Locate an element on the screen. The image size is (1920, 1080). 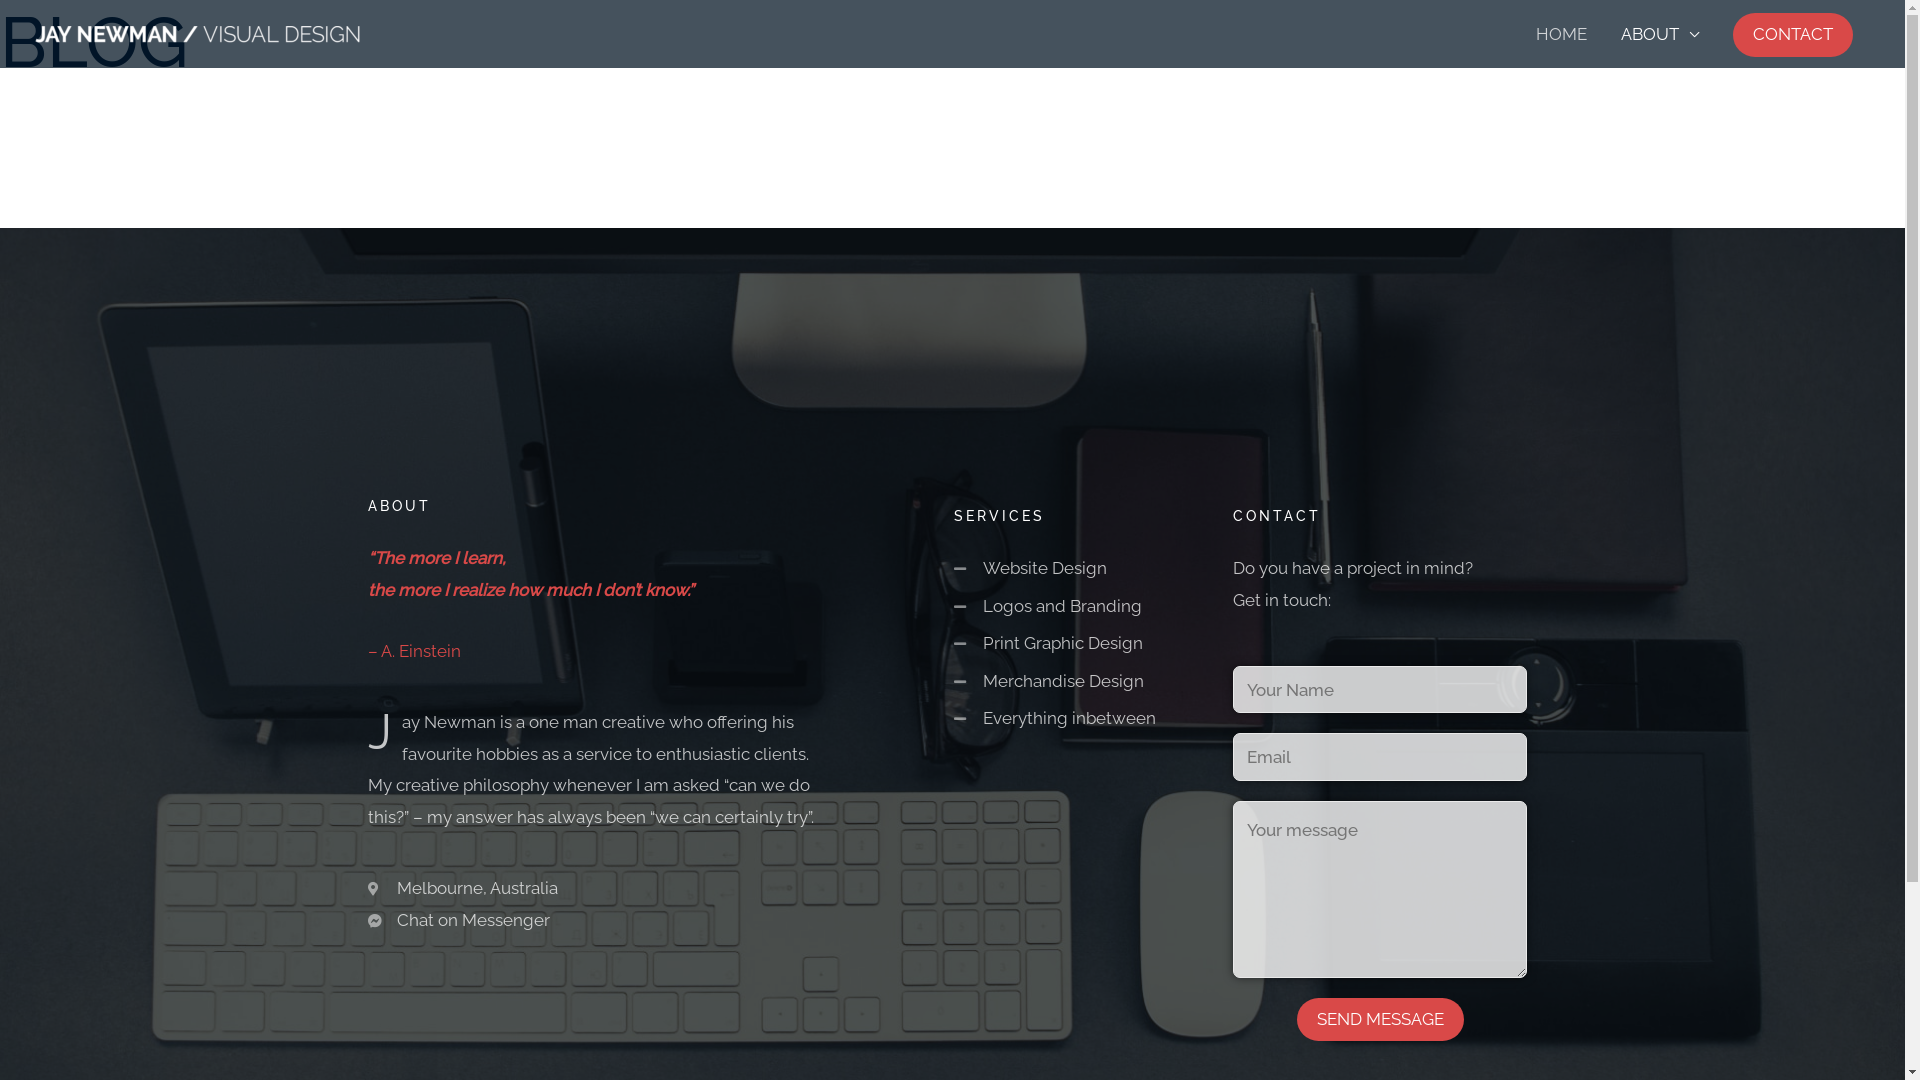
'CONTACT' is located at coordinates (1793, 34).